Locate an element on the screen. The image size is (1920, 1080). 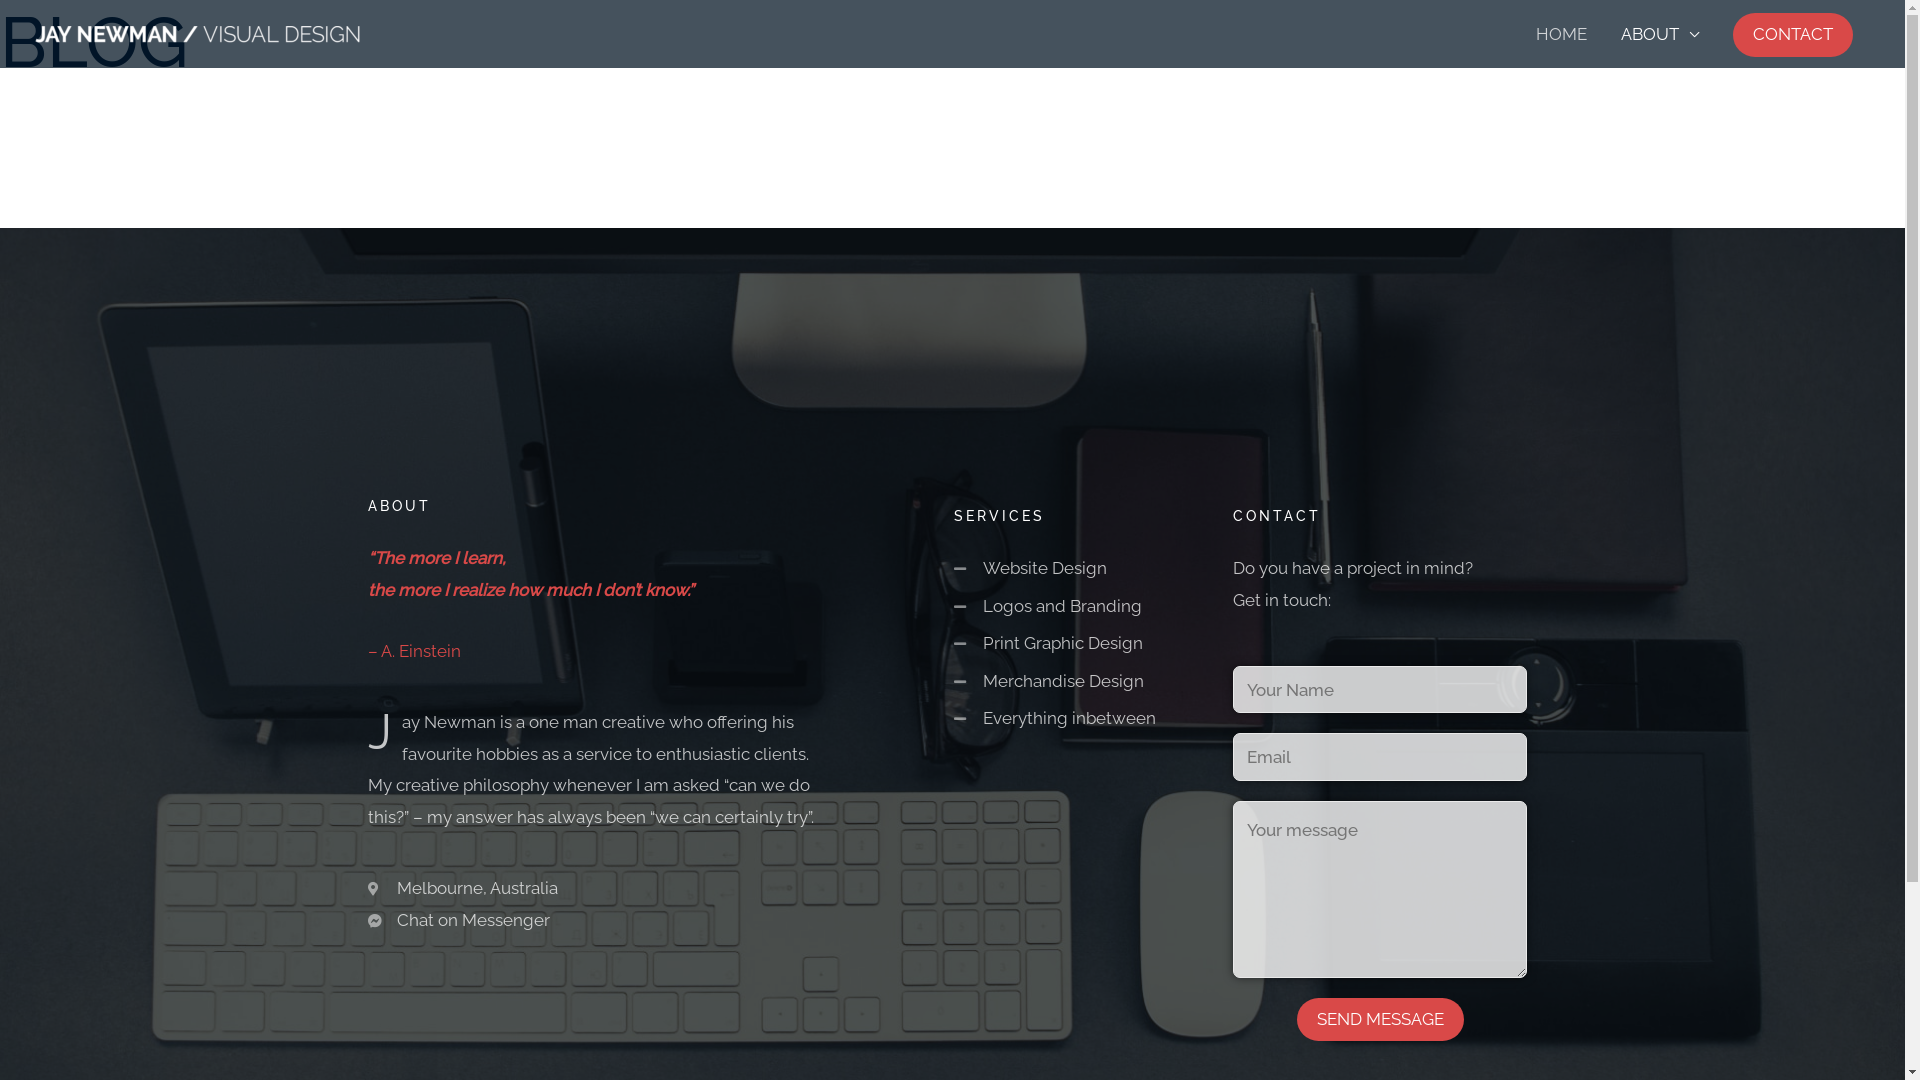
'CONTACT' is located at coordinates (1793, 34).